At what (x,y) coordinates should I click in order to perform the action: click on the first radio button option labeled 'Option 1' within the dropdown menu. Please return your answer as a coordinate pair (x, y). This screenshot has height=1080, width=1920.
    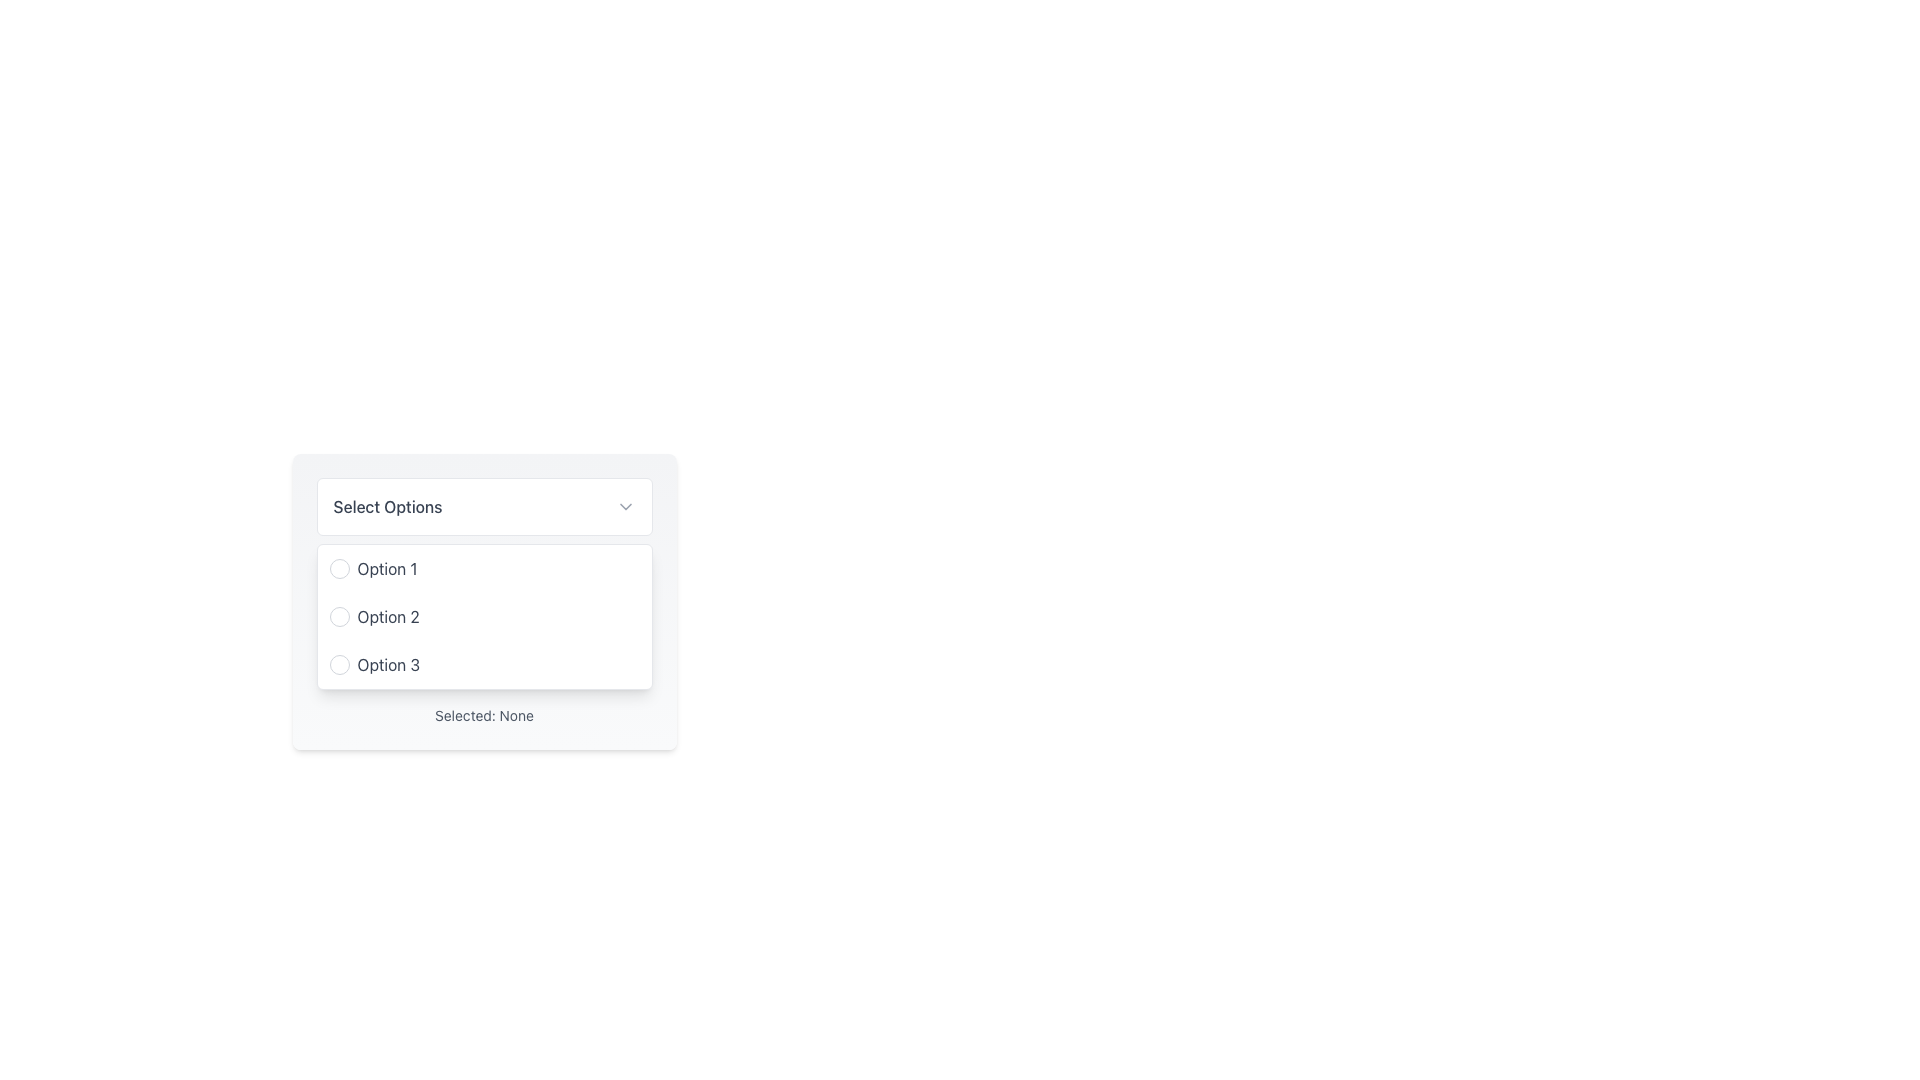
    Looking at the image, I should click on (484, 569).